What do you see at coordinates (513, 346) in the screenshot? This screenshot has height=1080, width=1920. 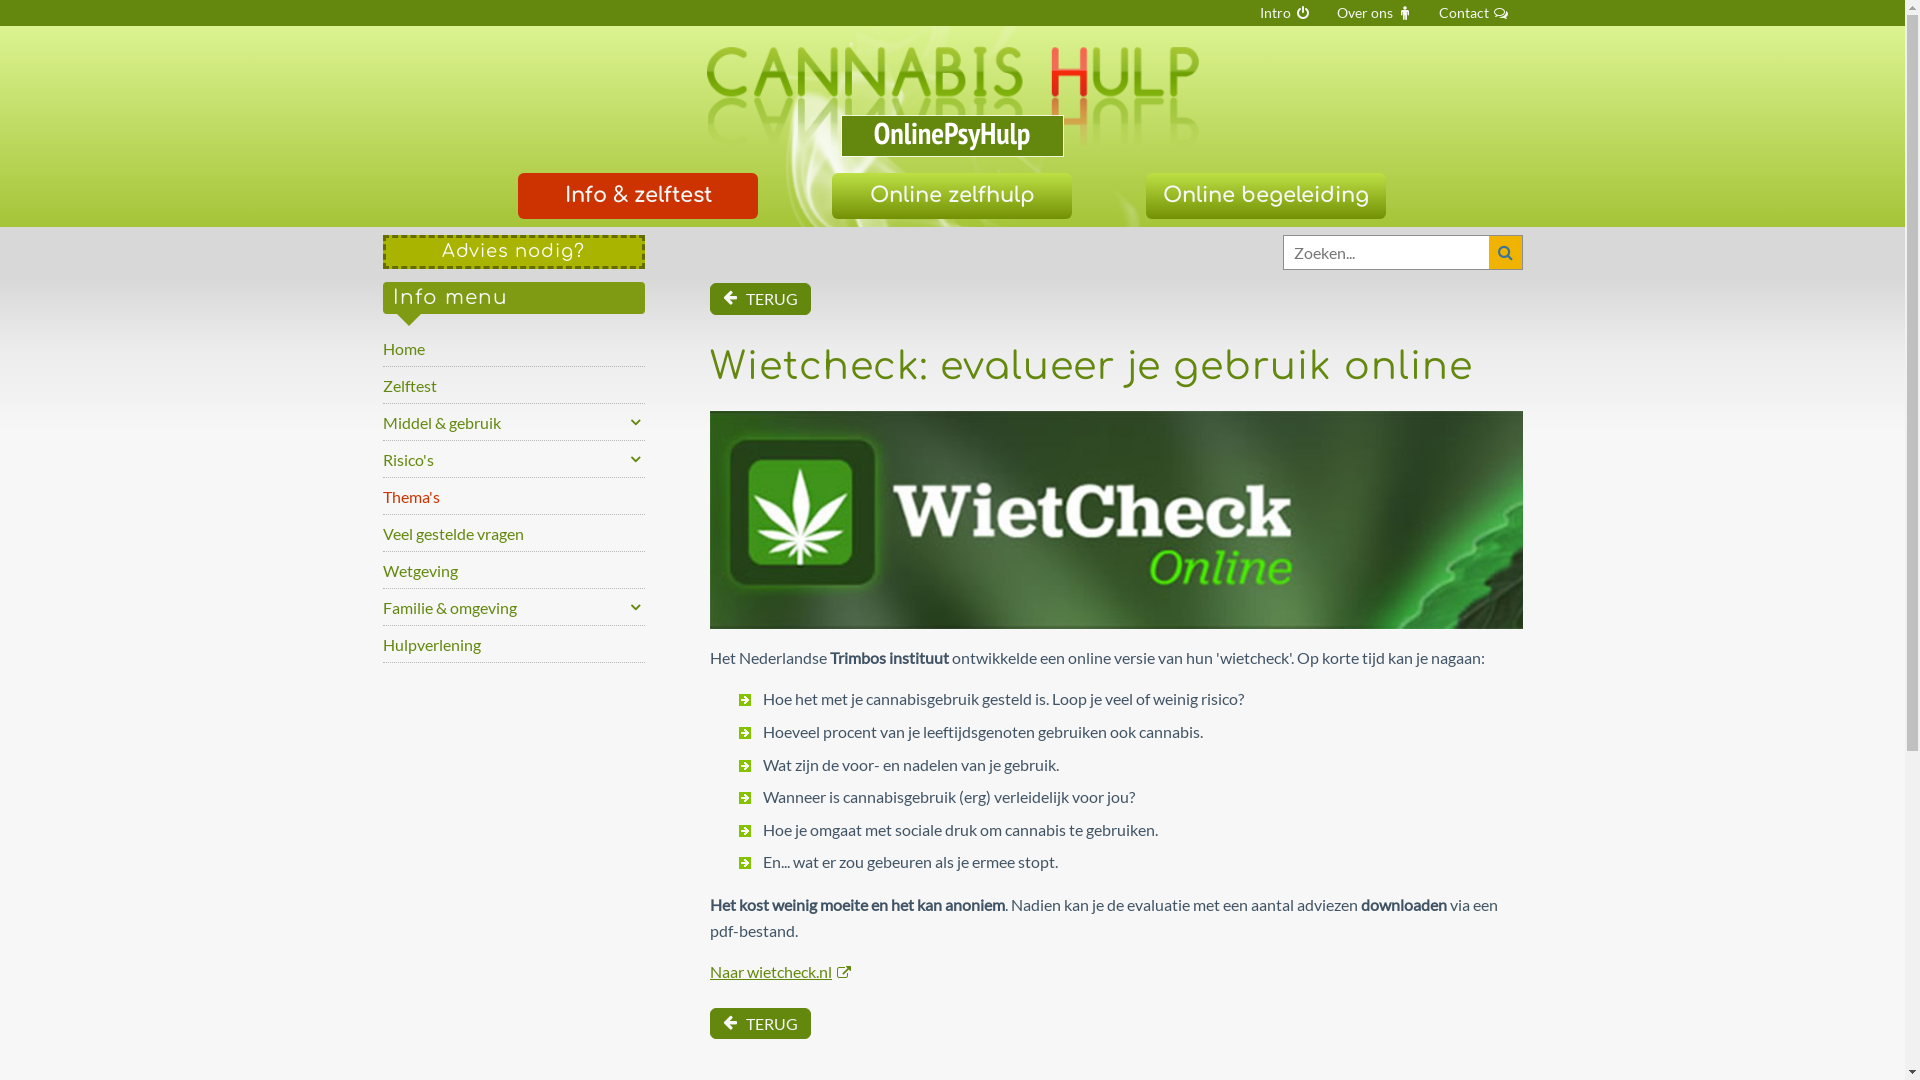 I see `'Home'` at bounding box center [513, 346].